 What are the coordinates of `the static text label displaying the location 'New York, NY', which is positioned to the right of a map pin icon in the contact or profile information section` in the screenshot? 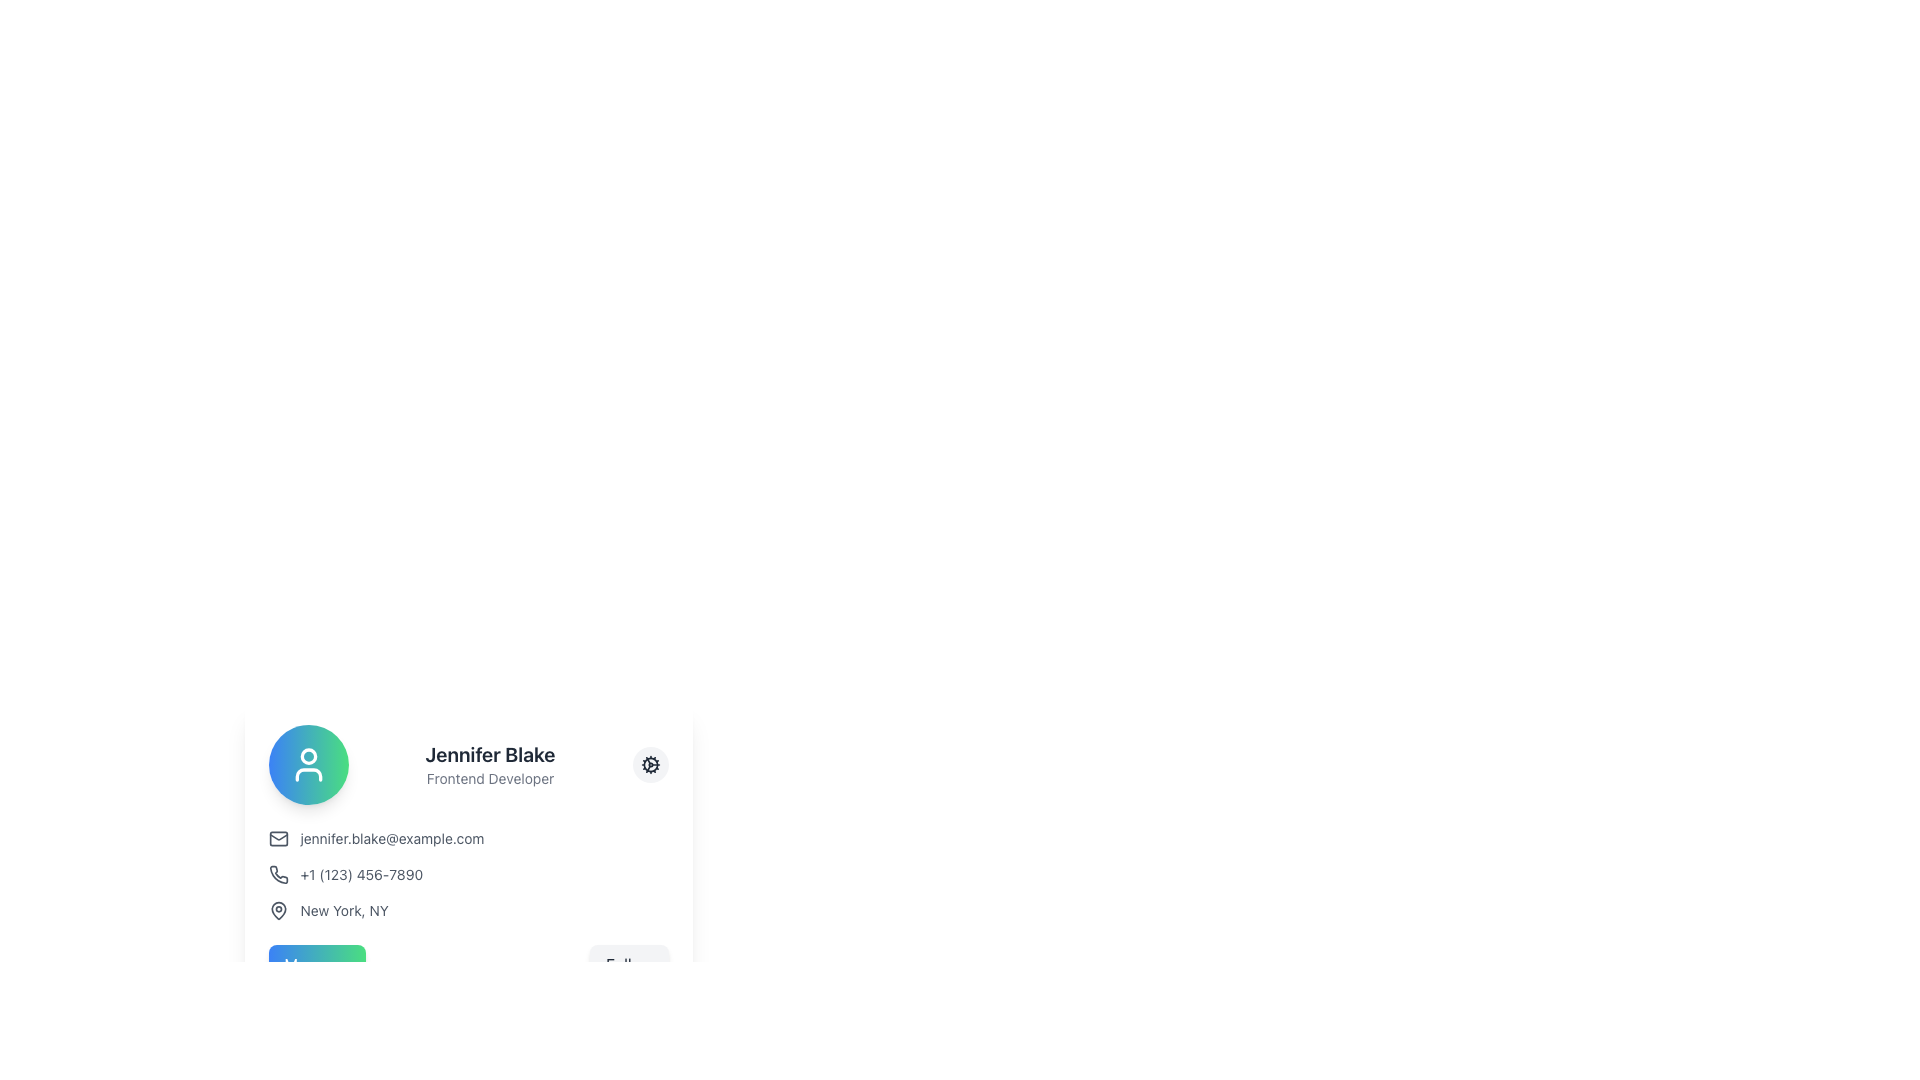 It's located at (344, 910).